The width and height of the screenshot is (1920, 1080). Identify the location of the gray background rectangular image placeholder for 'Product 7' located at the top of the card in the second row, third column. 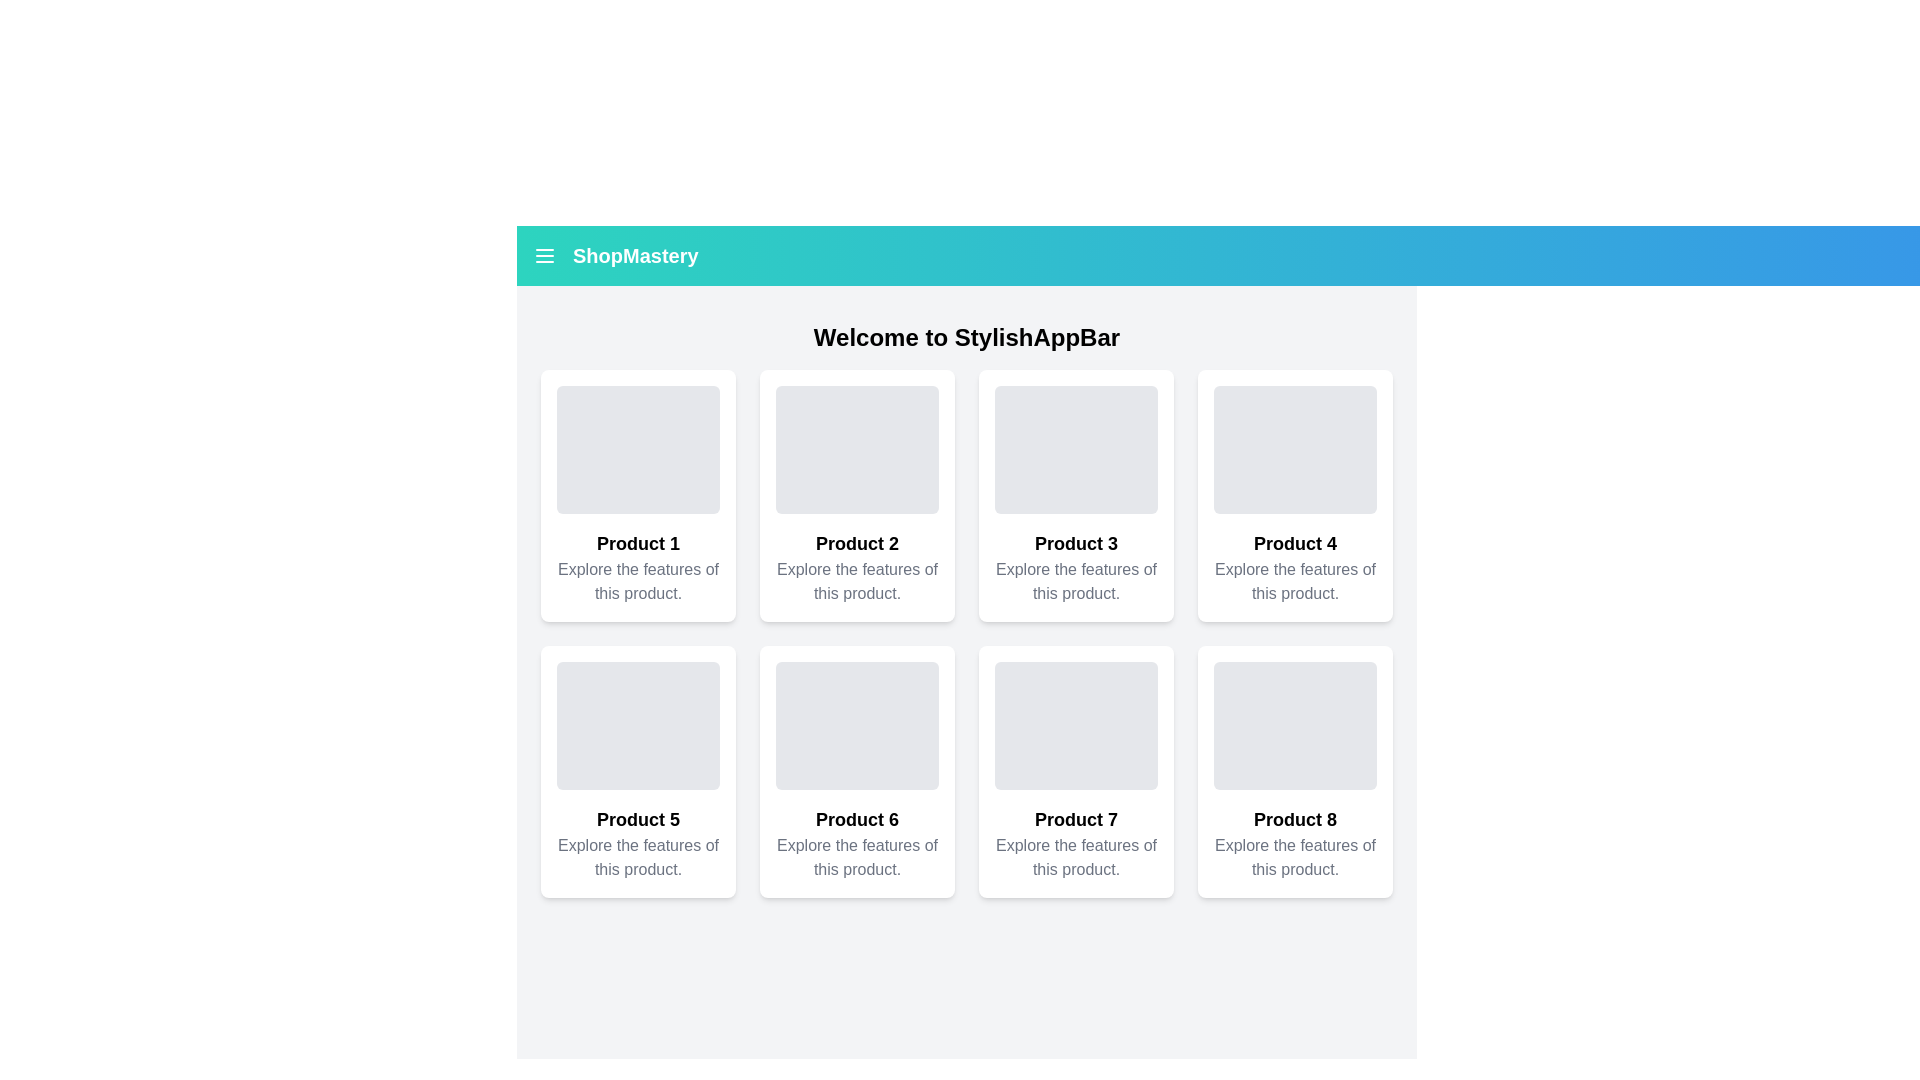
(1075, 725).